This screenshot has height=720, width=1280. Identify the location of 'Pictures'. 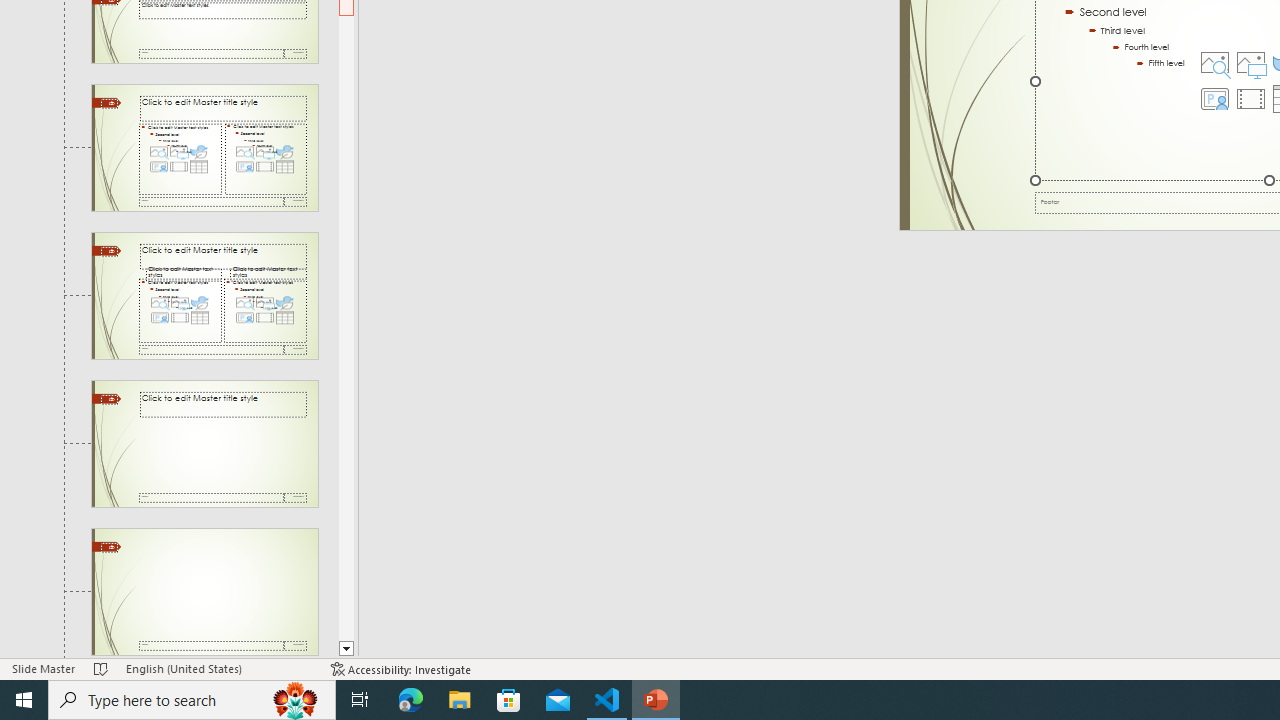
(1250, 61).